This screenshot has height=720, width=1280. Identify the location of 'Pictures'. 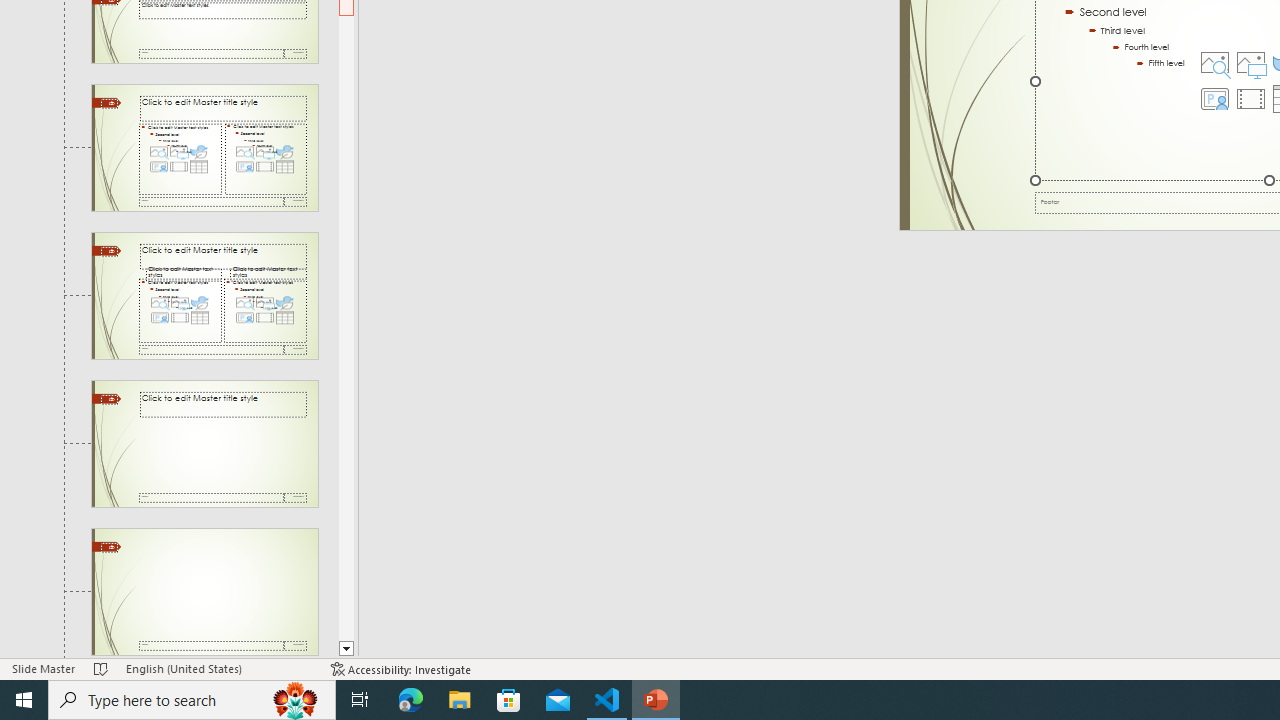
(1250, 61).